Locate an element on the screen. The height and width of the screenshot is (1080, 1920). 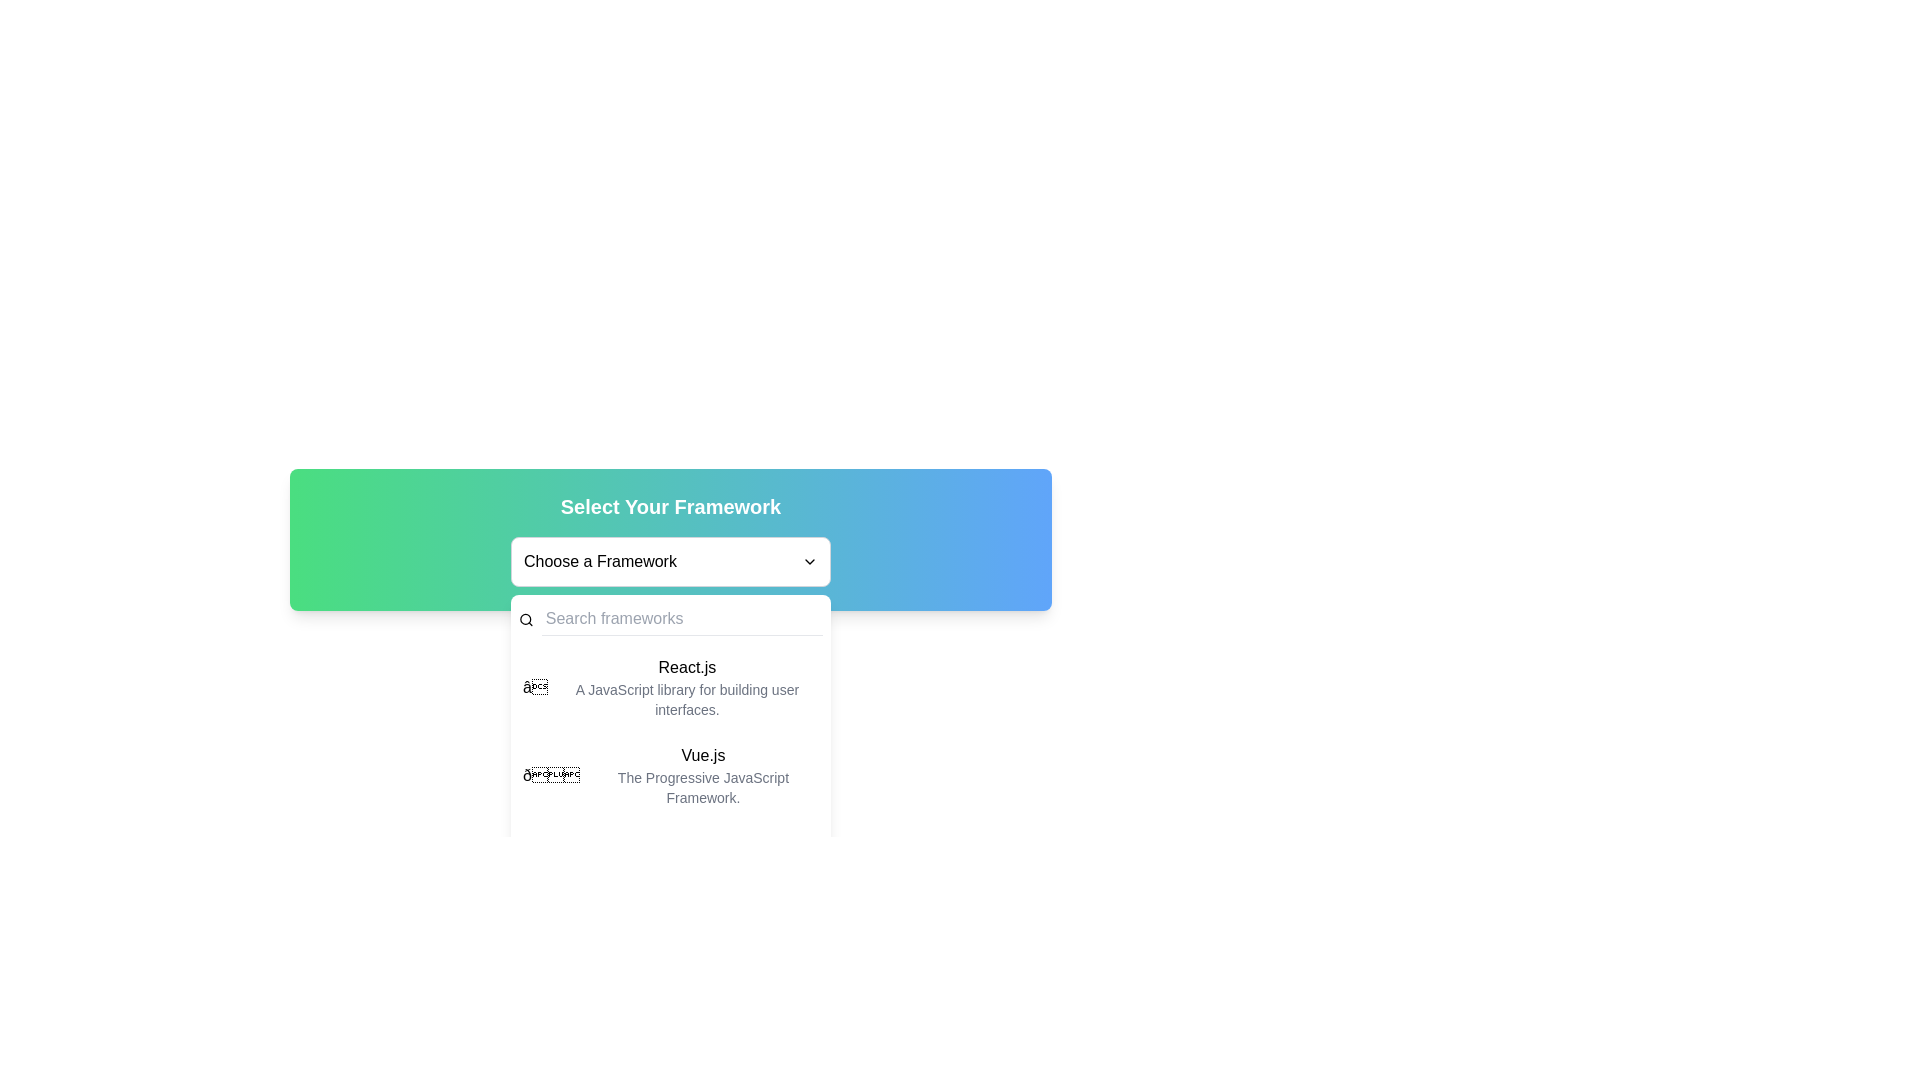
the decorative emoji icon at the beginning of the Vue.js row, which signifies an important feature of the Vue.js framework is located at coordinates (551, 774).